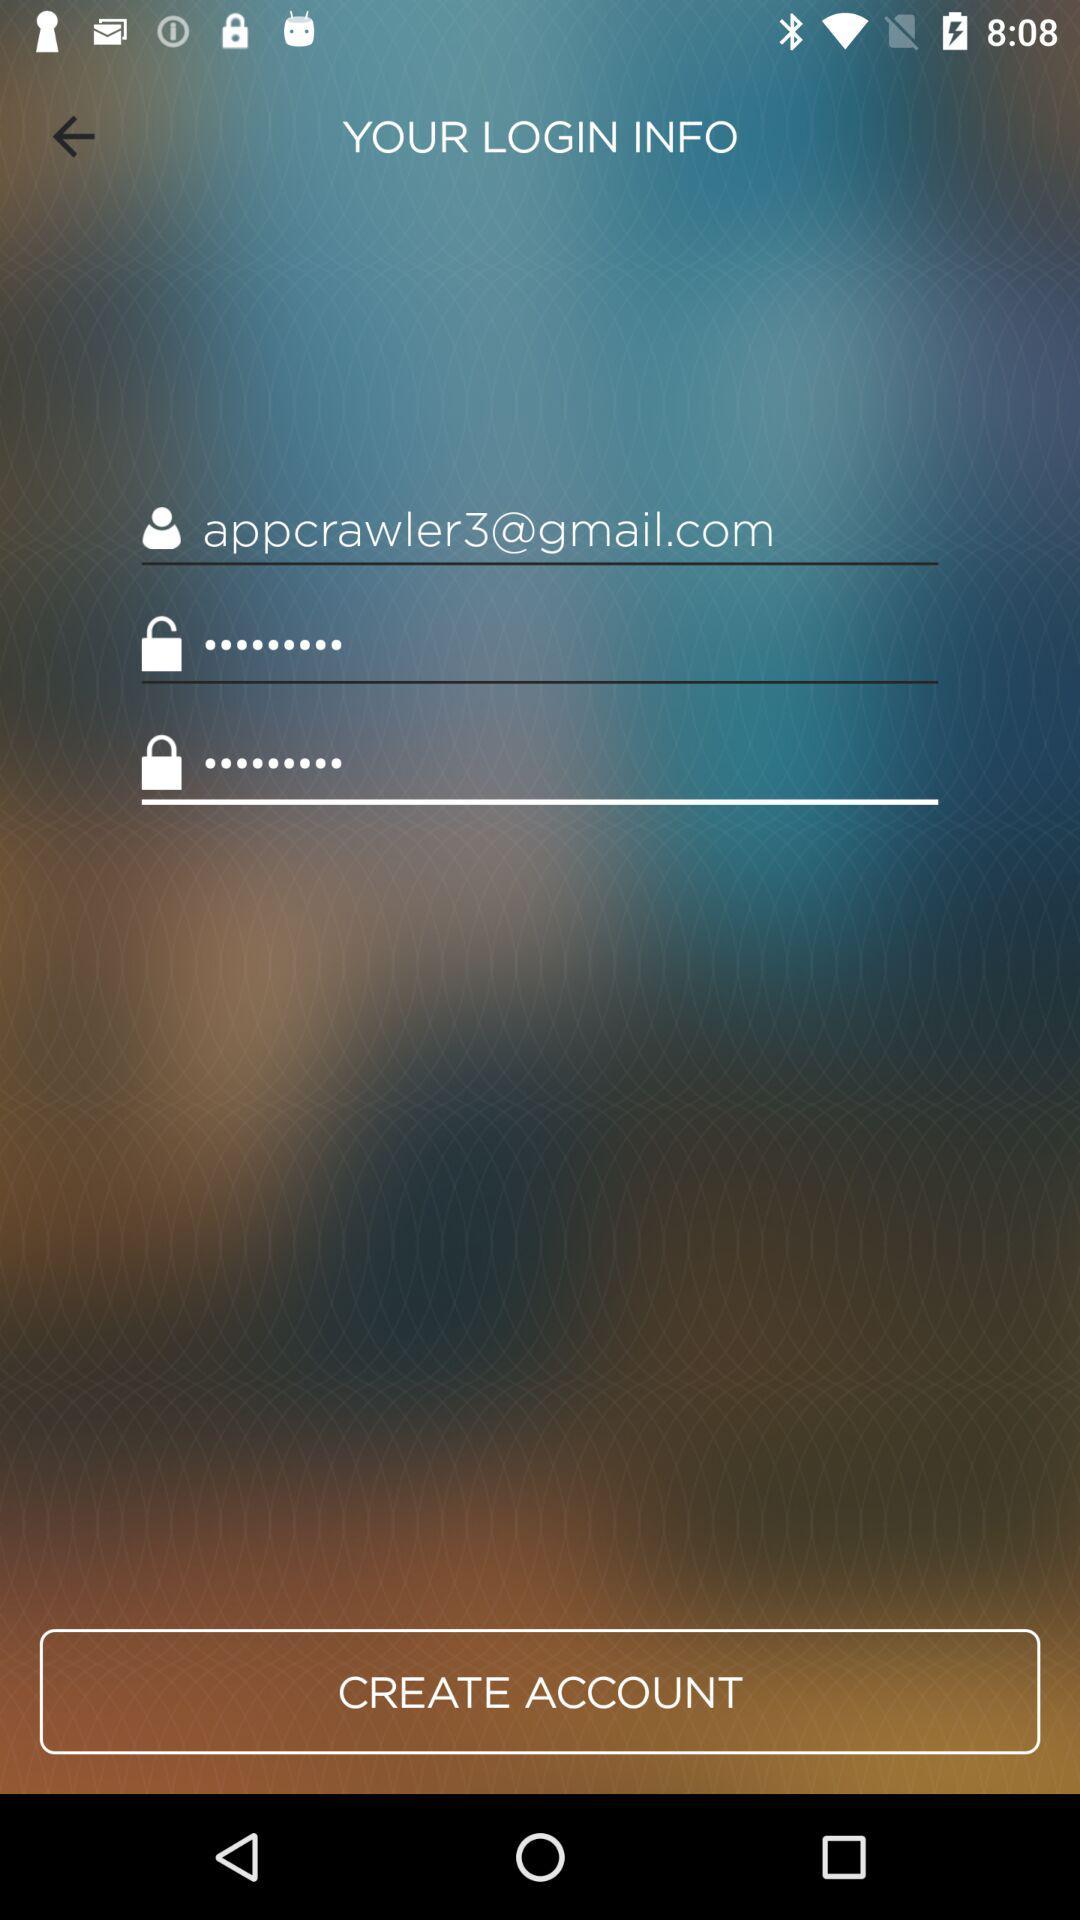 Image resolution: width=1080 pixels, height=1920 pixels. Describe the element at coordinates (540, 529) in the screenshot. I see `the appcrawler3@gmail.com icon` at that location.